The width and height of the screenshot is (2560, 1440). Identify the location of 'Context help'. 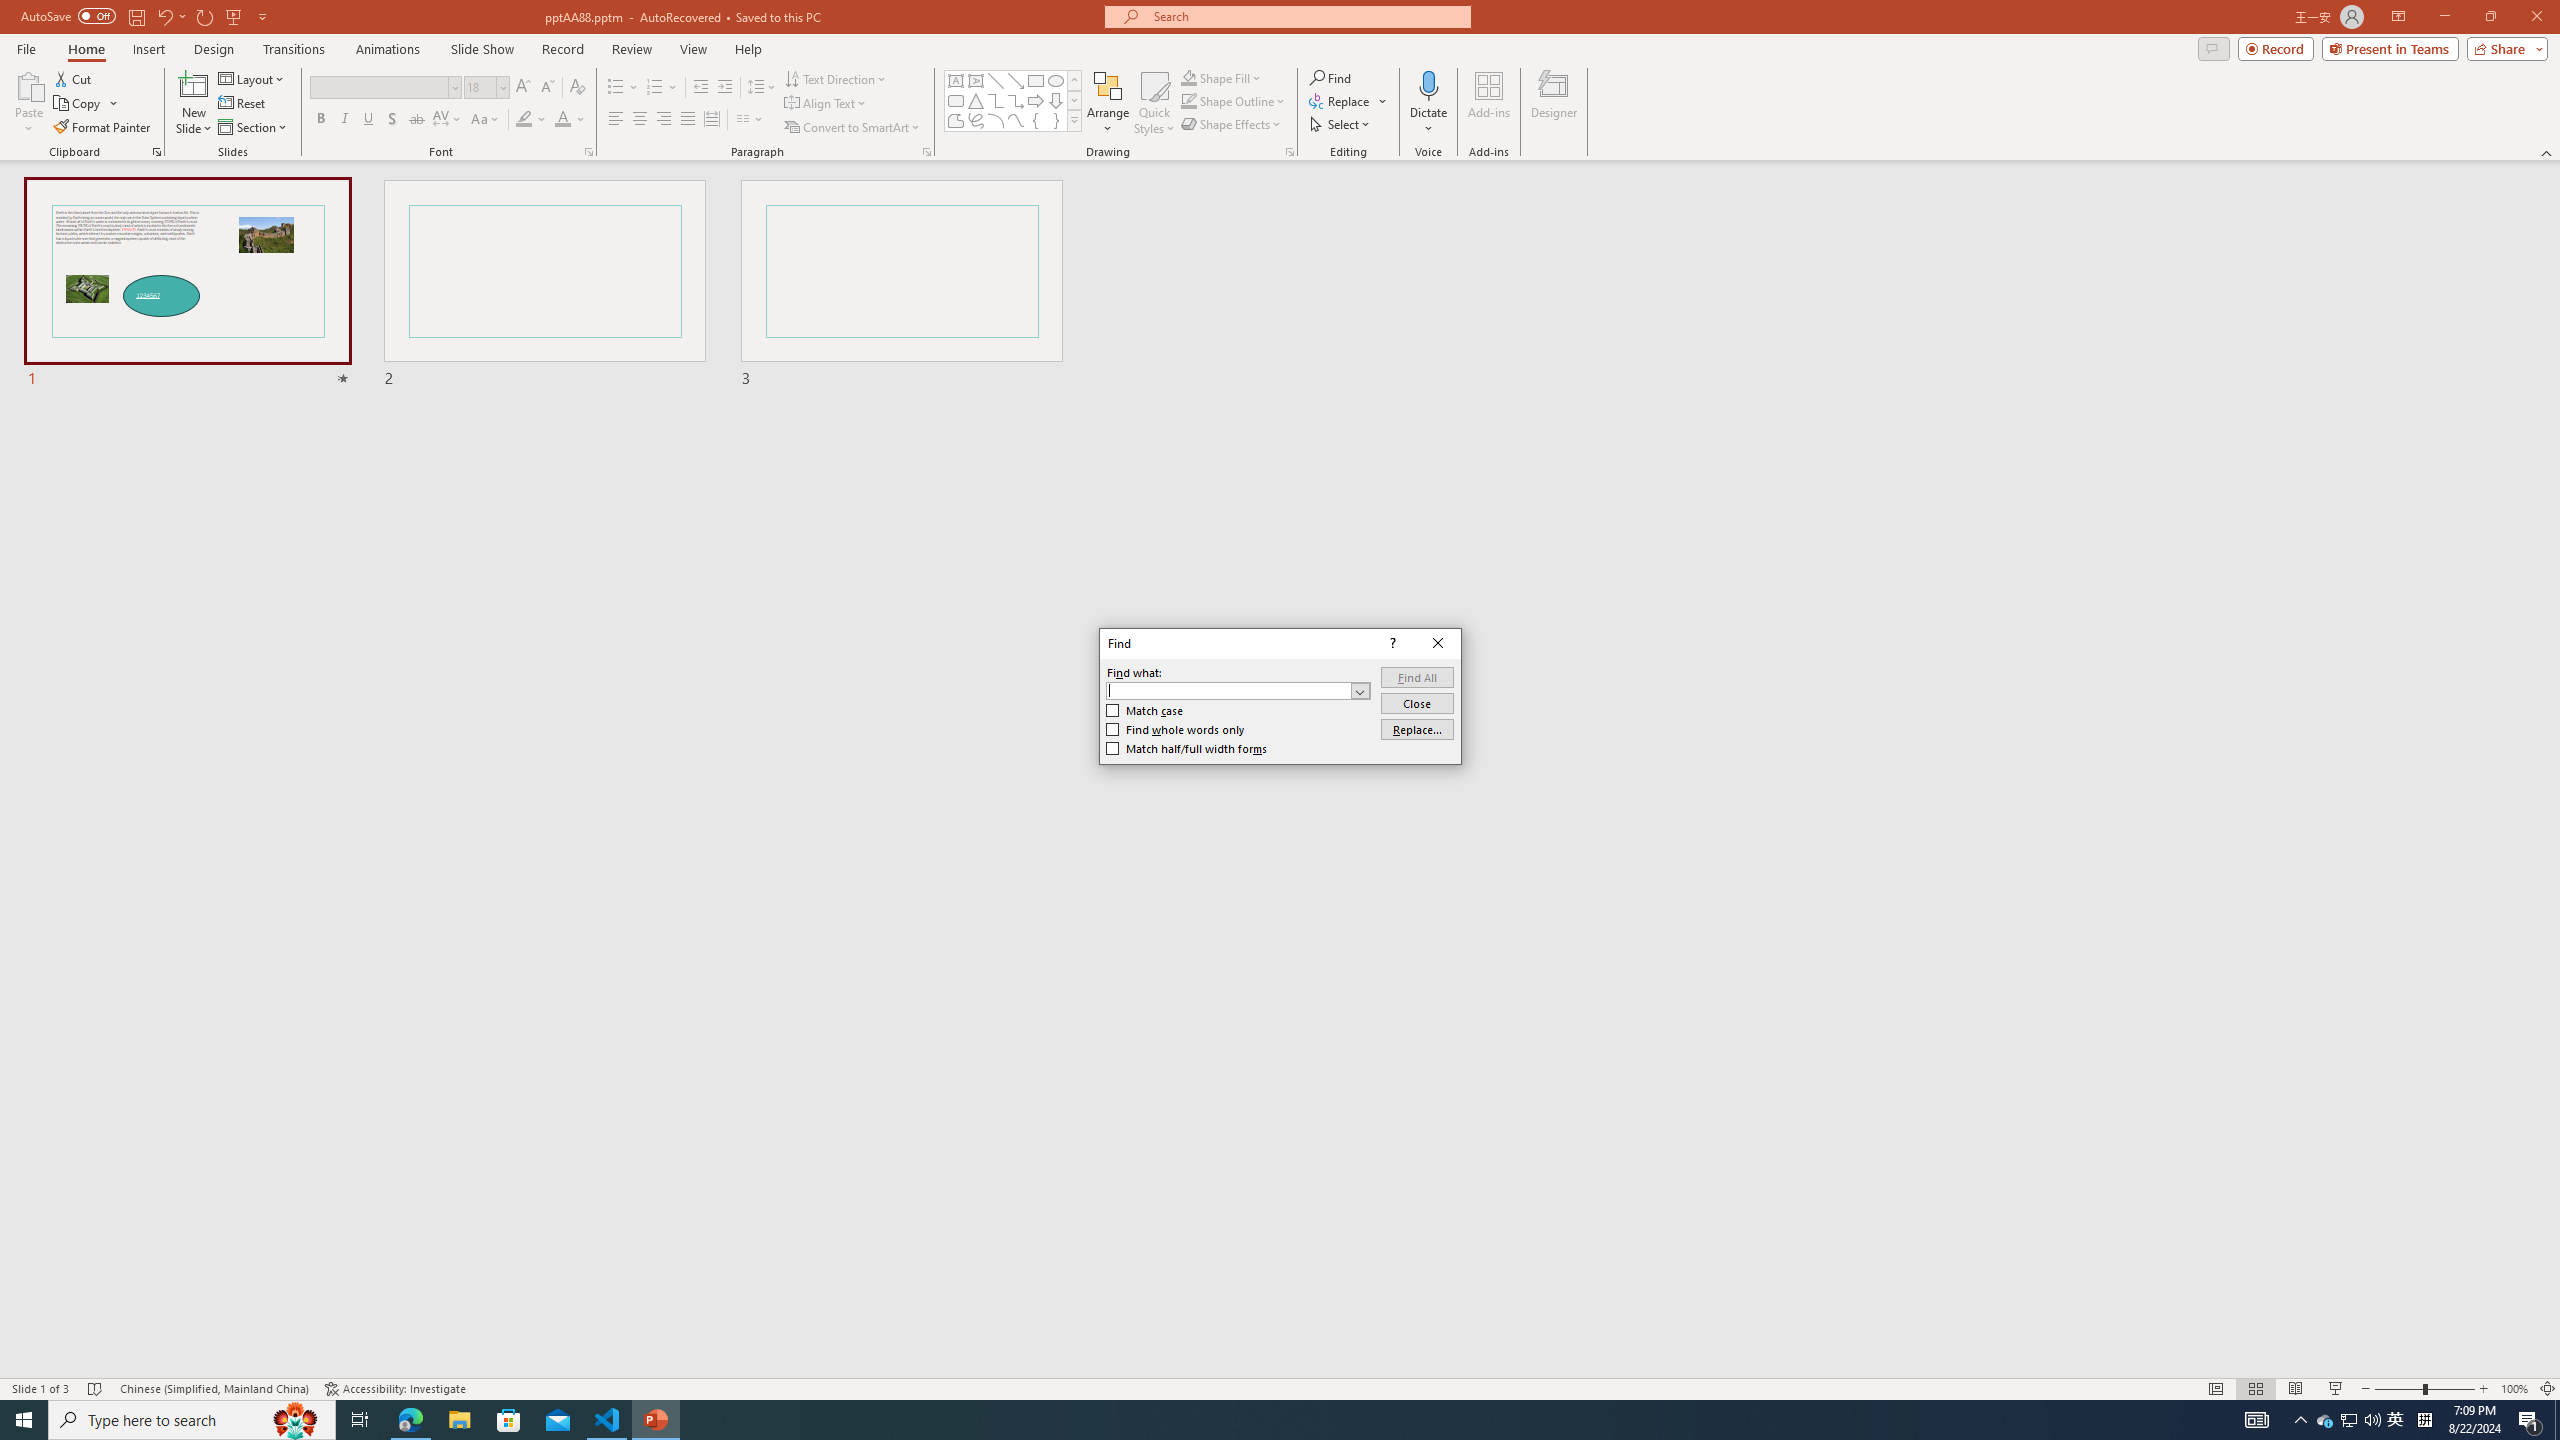
(1390, 643).